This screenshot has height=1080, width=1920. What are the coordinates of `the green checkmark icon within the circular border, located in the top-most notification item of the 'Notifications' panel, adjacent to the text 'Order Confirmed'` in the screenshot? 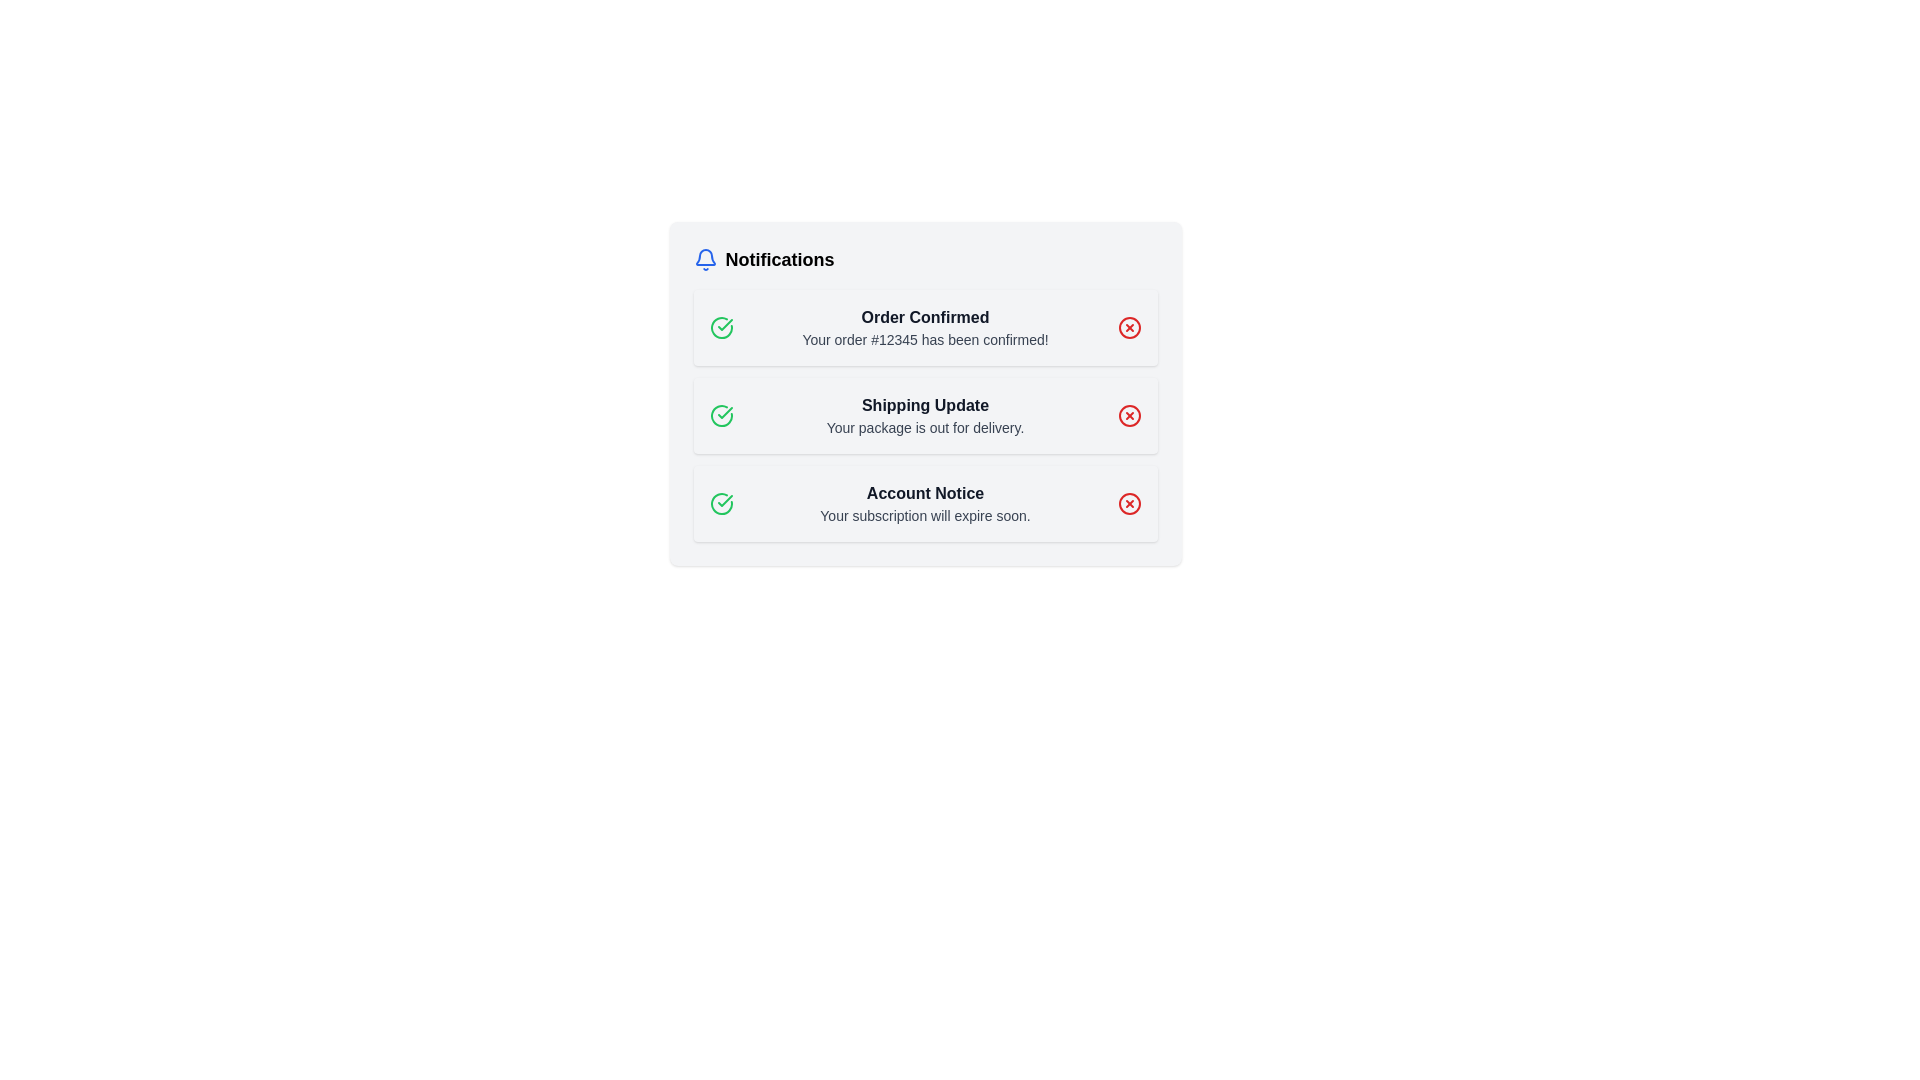 It's located at (723, 500).